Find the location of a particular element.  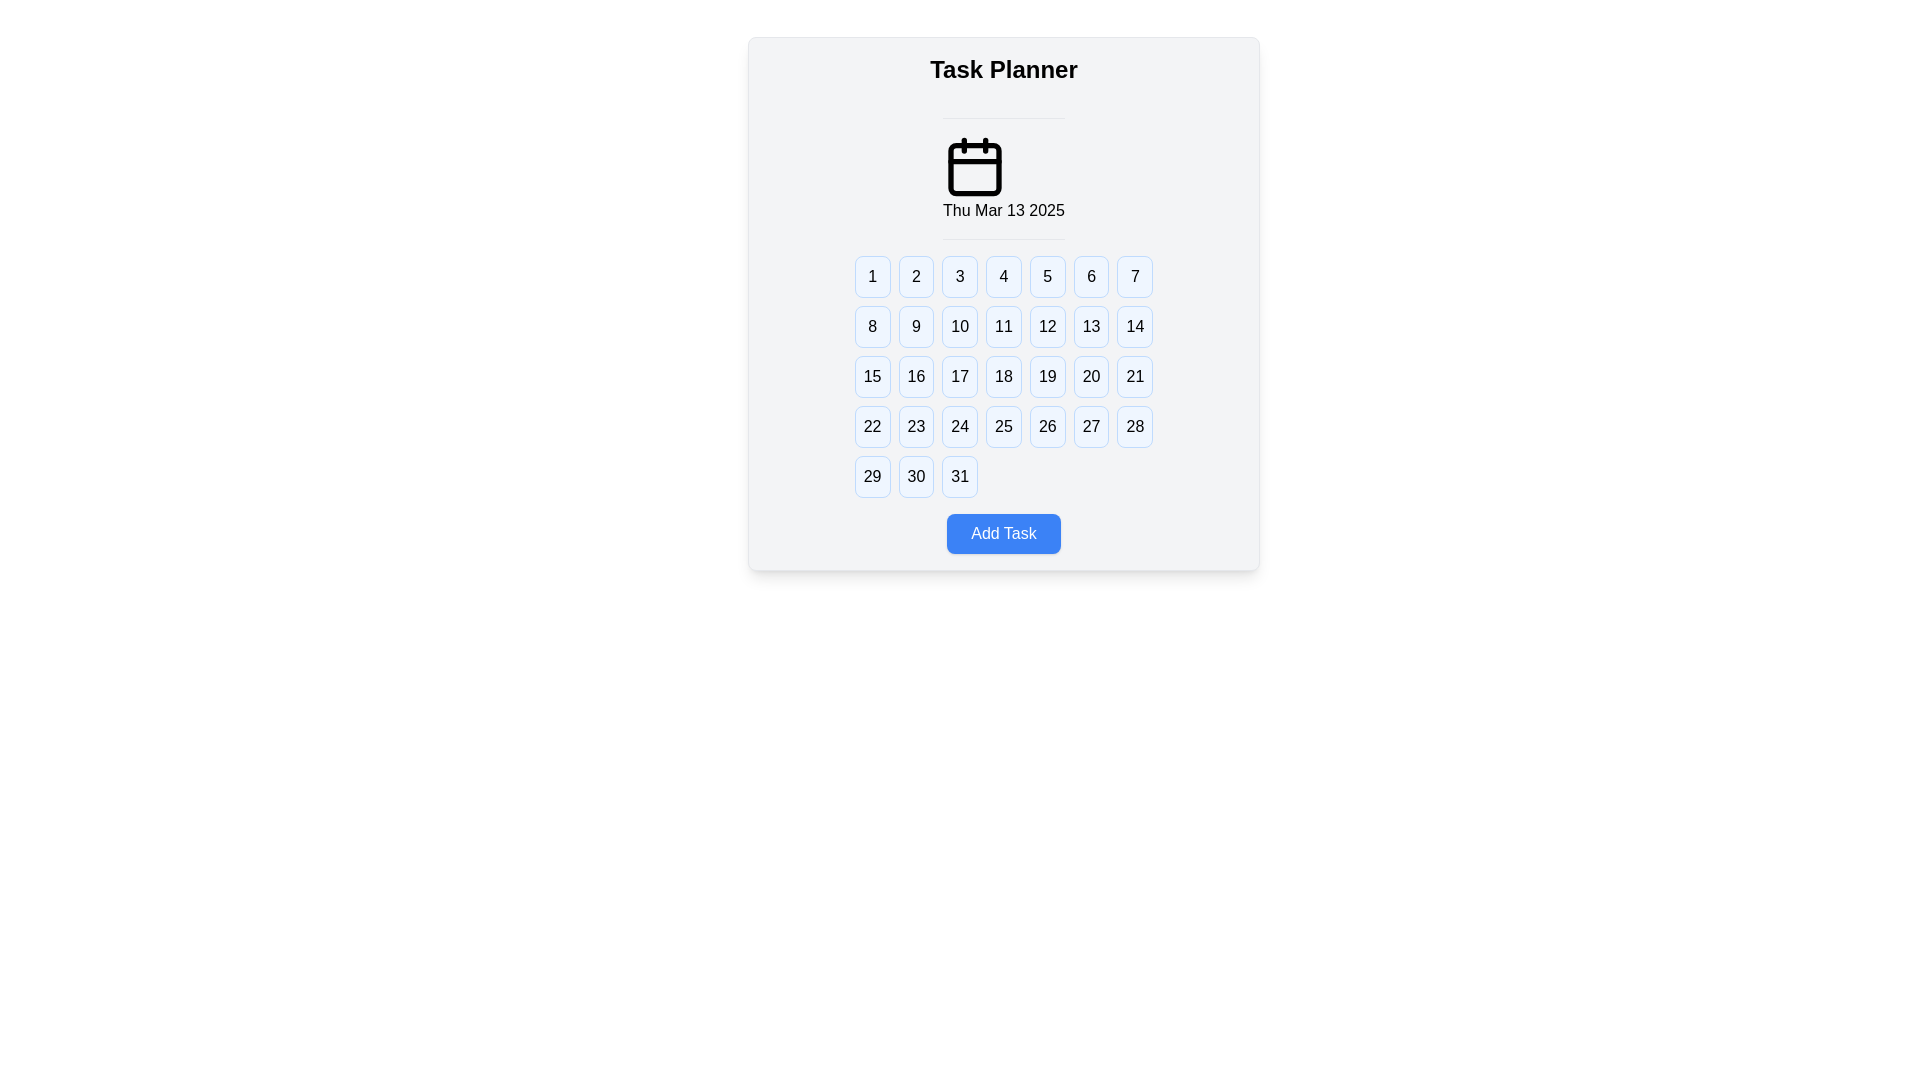

the button representing the second day in the calendar interface is located at coordinates (915, 277).